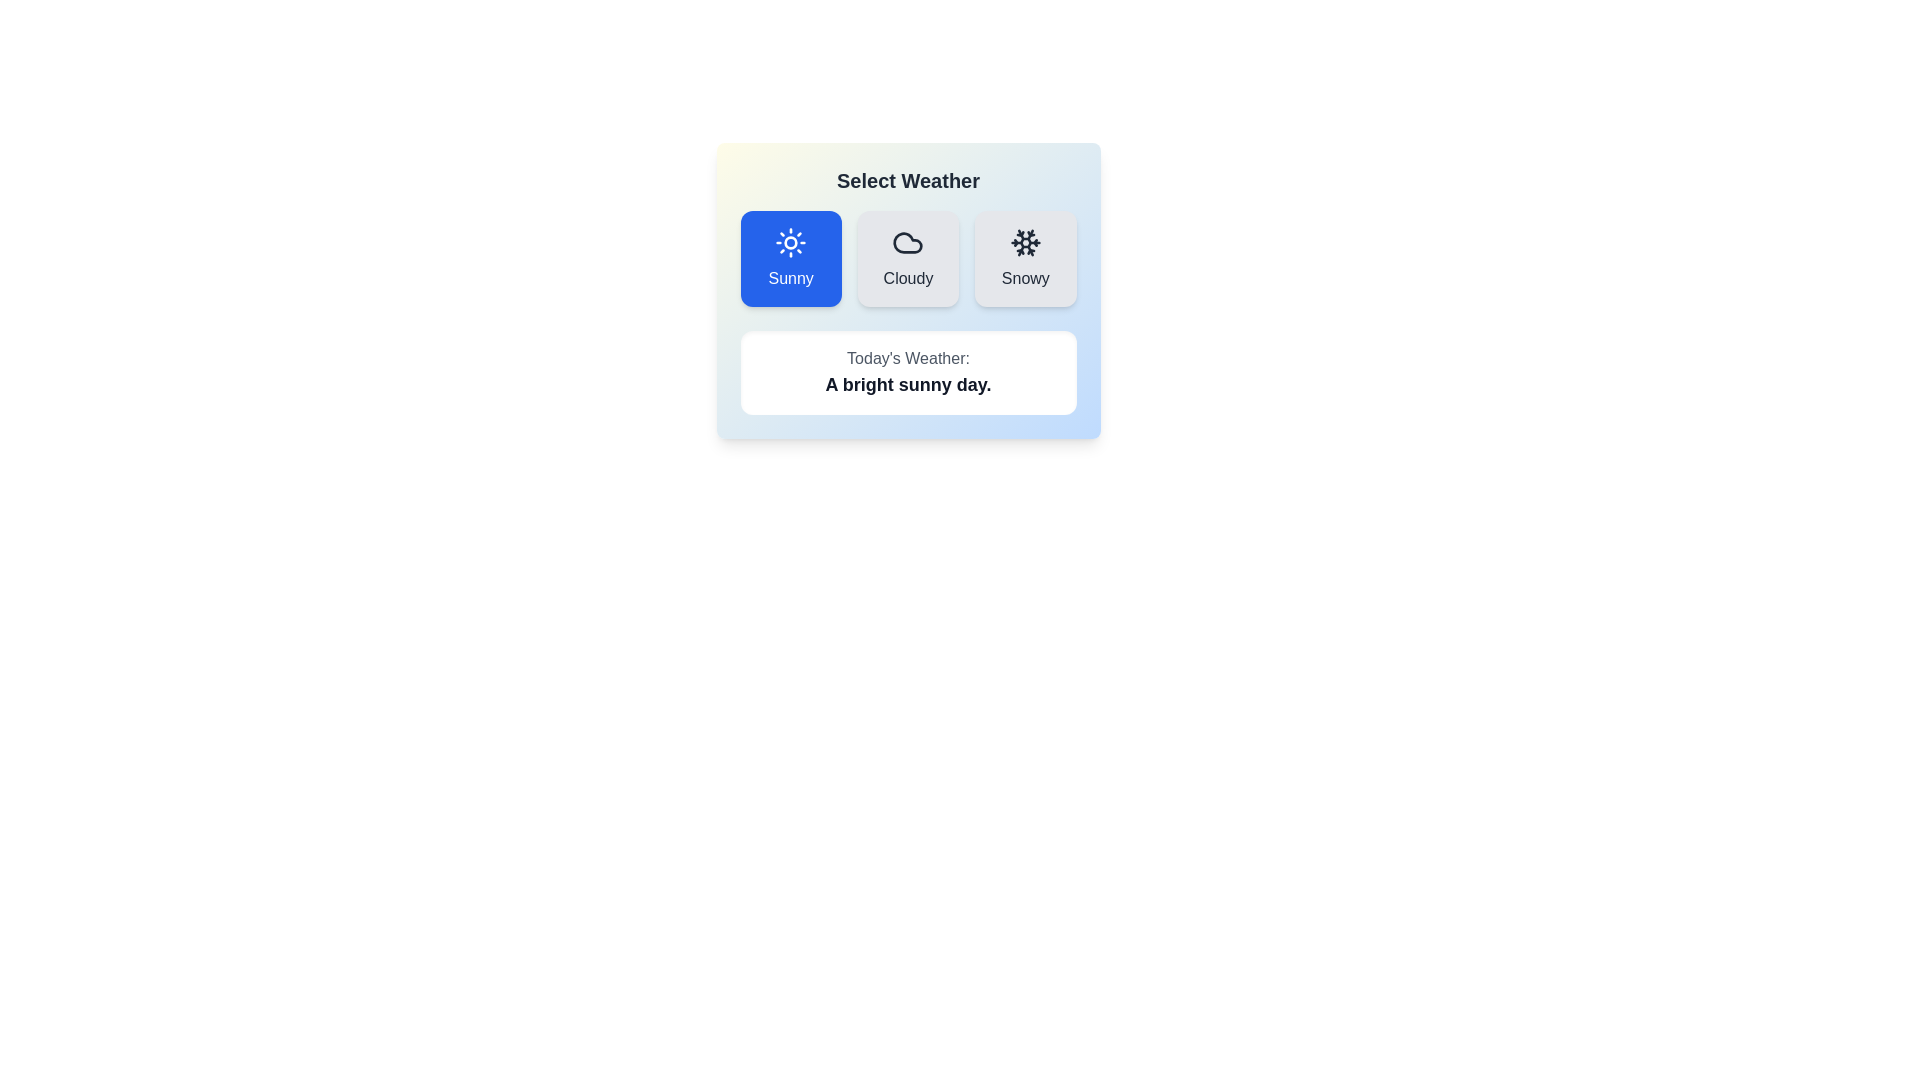 The height and width of the screenshot is (1080, 1920). I want to click on the weather description displayed in the 'Today's Weather' section, so click(907, 385).